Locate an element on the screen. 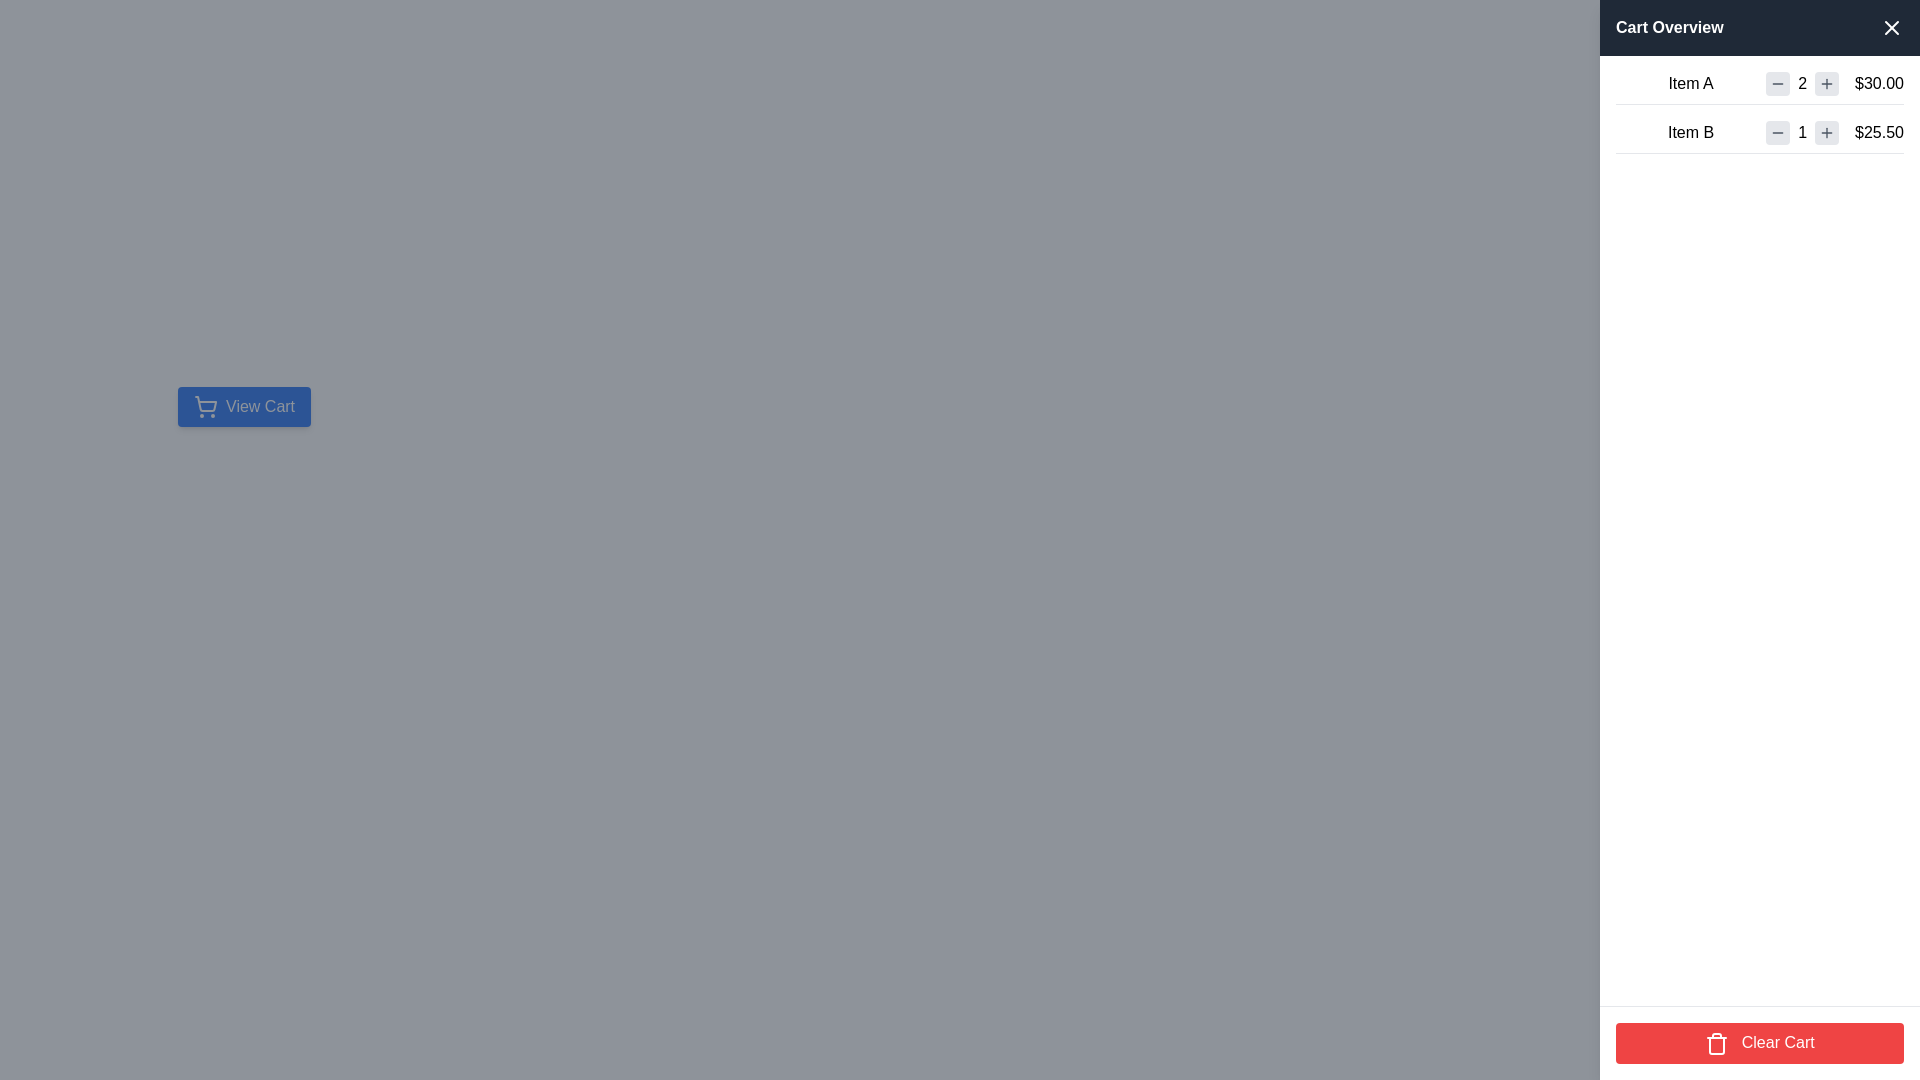  the gray Decrement Button with a minus sign located in the cart overview panel to reduce the quantity of 'Item B' is located at coordinates (1777, 132).